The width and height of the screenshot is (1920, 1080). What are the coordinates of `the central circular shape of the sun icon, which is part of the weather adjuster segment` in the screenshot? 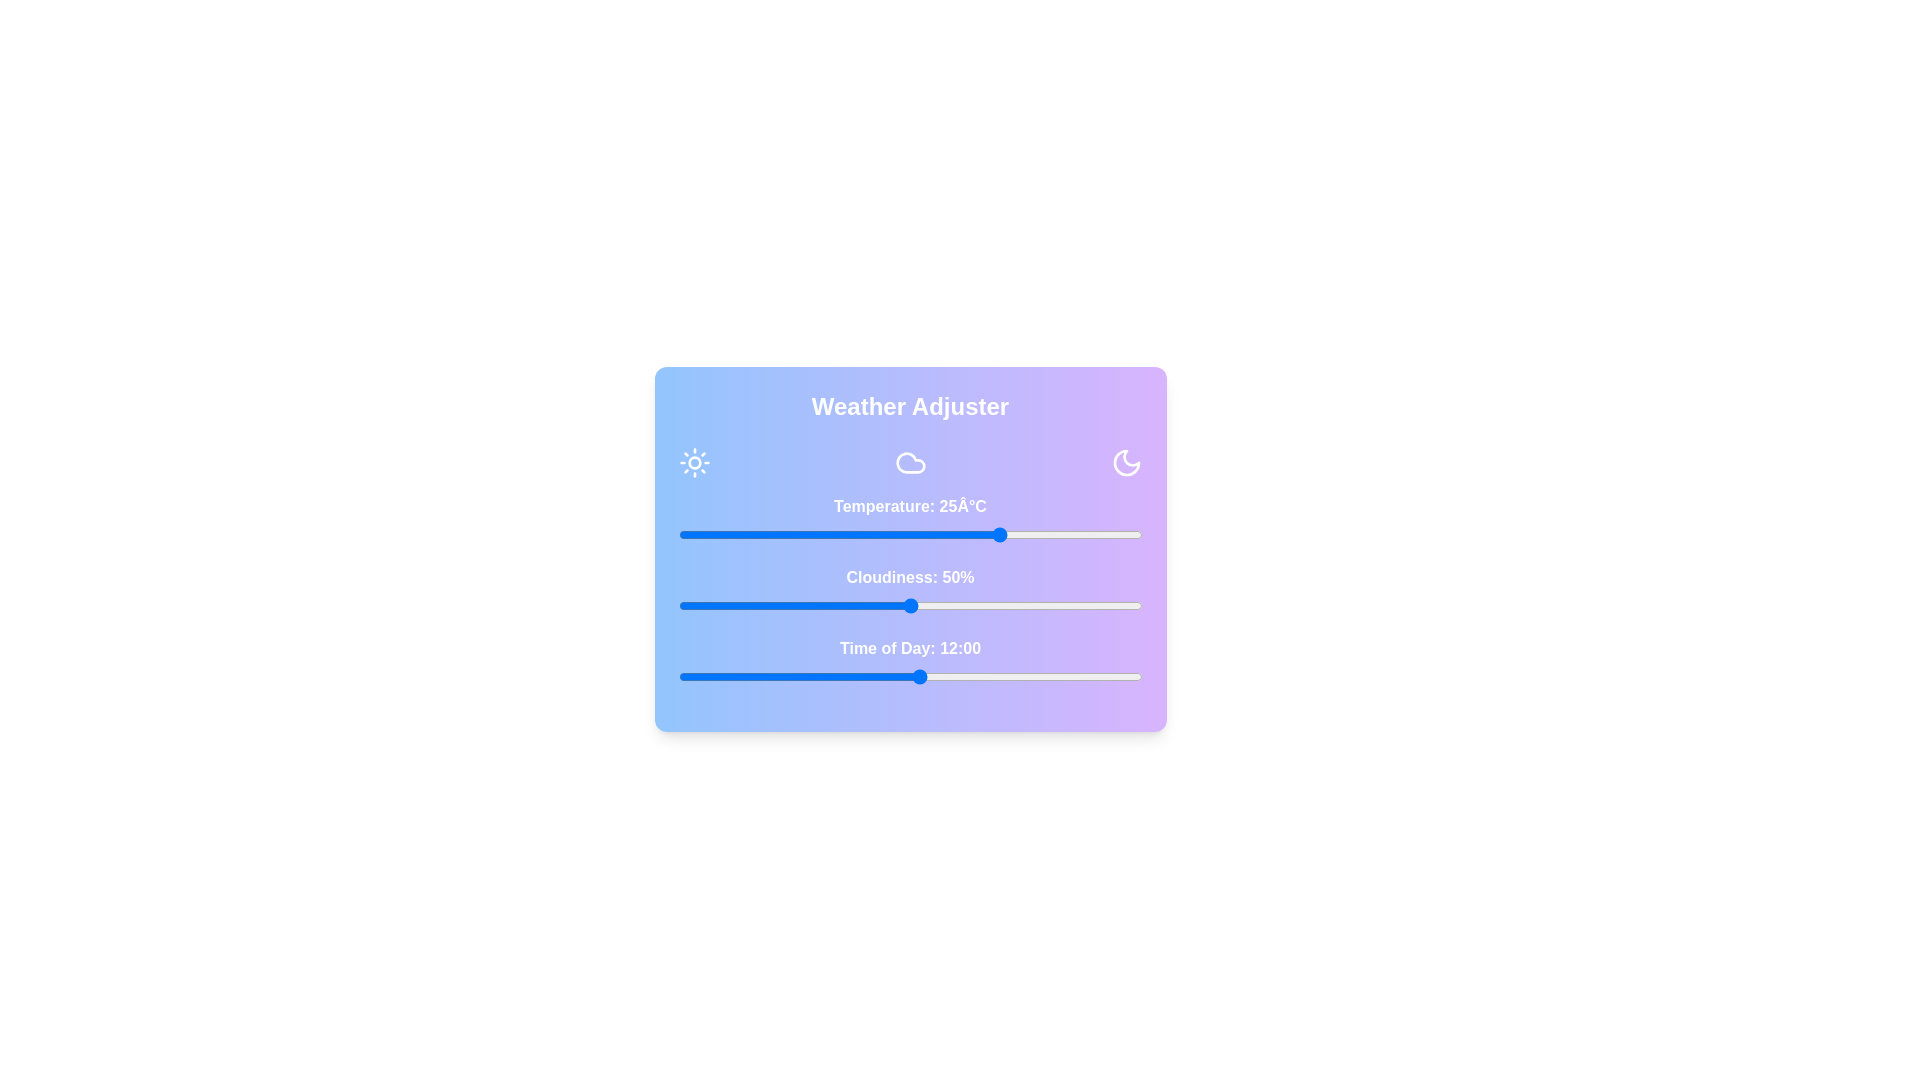 It's located at (694, 462).